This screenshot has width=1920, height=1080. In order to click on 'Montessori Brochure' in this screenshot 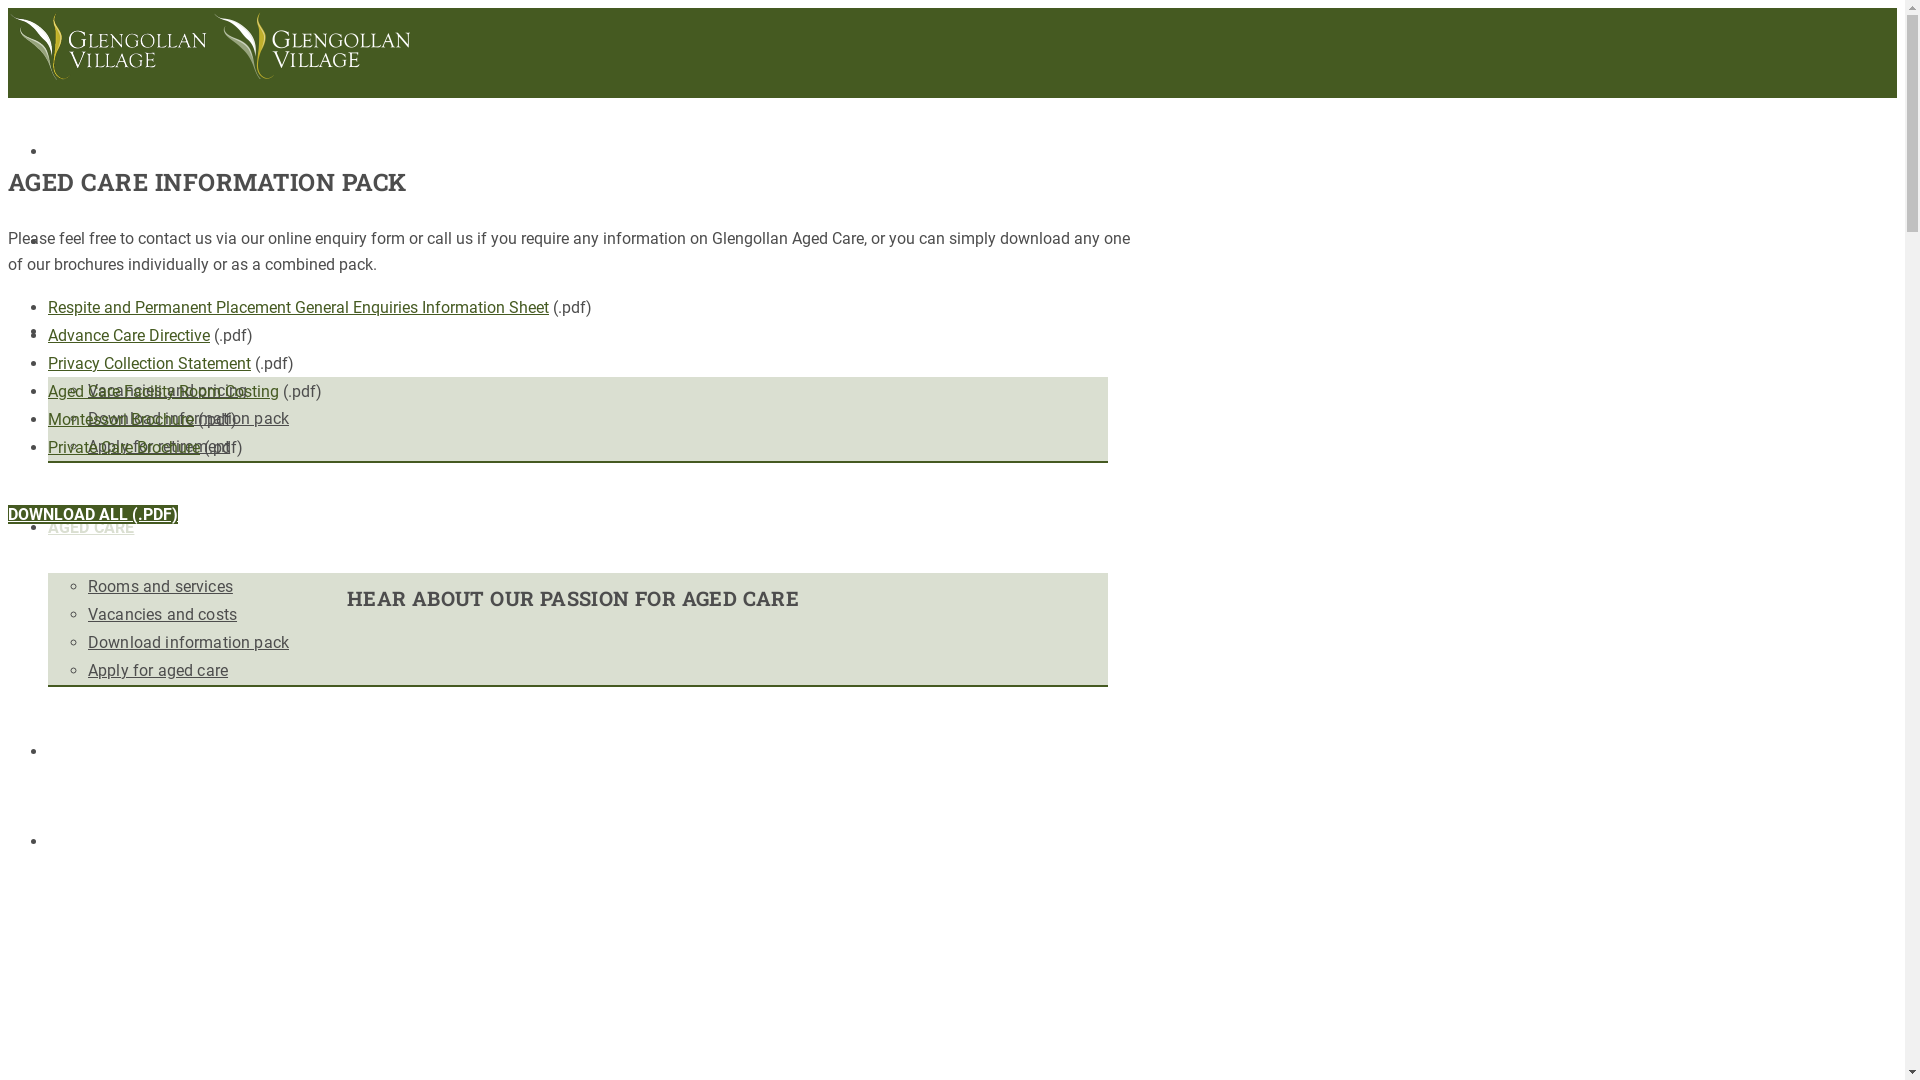, I will do `click(119, 418)`.